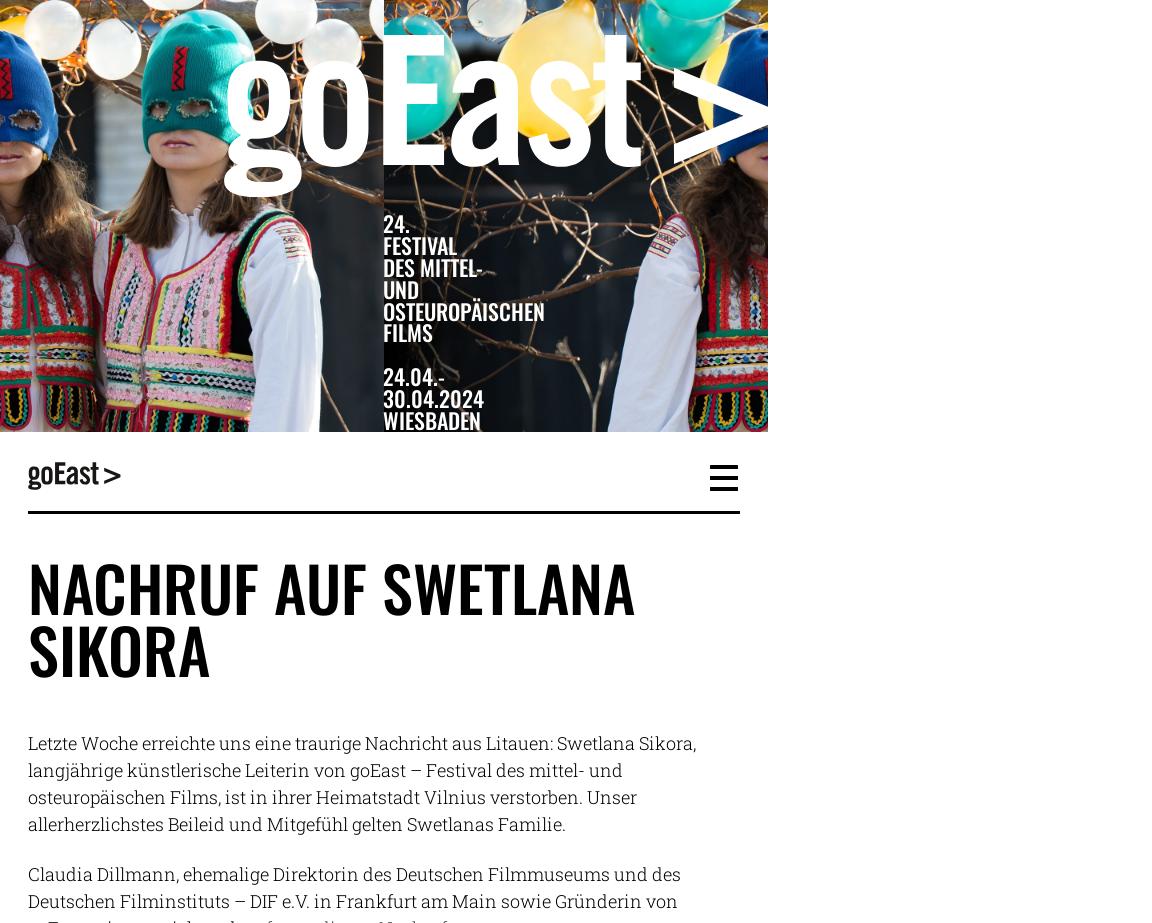 The width and height of the screenshot is (1152, 923). What do you see at coordinates (382, 287) in the screenshot?
I see `'und'` at bounding box center [382, 287].